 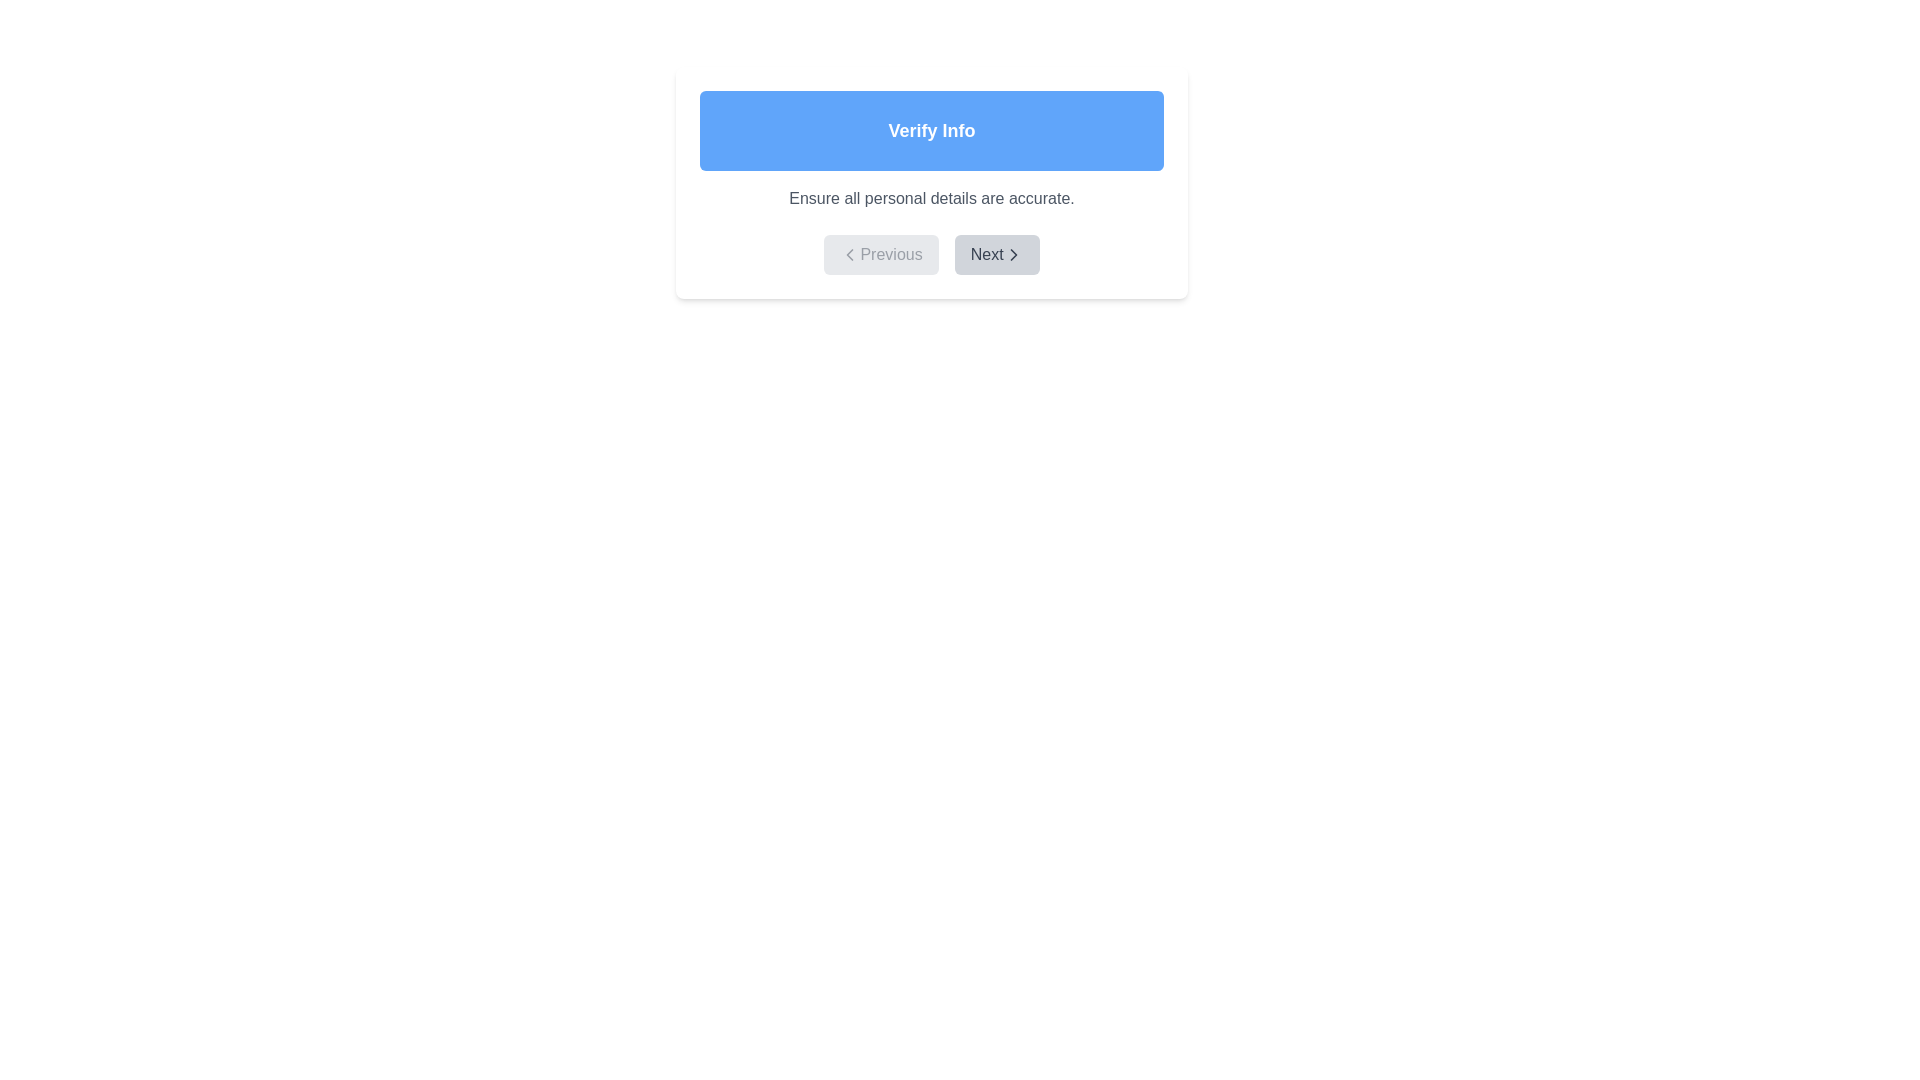 I want to click on text content of the 'Verify Info' label, which is displayed in bold font within a light blue rounded rectangle, located near the top-center of the interface, so click(x=930, y=131).